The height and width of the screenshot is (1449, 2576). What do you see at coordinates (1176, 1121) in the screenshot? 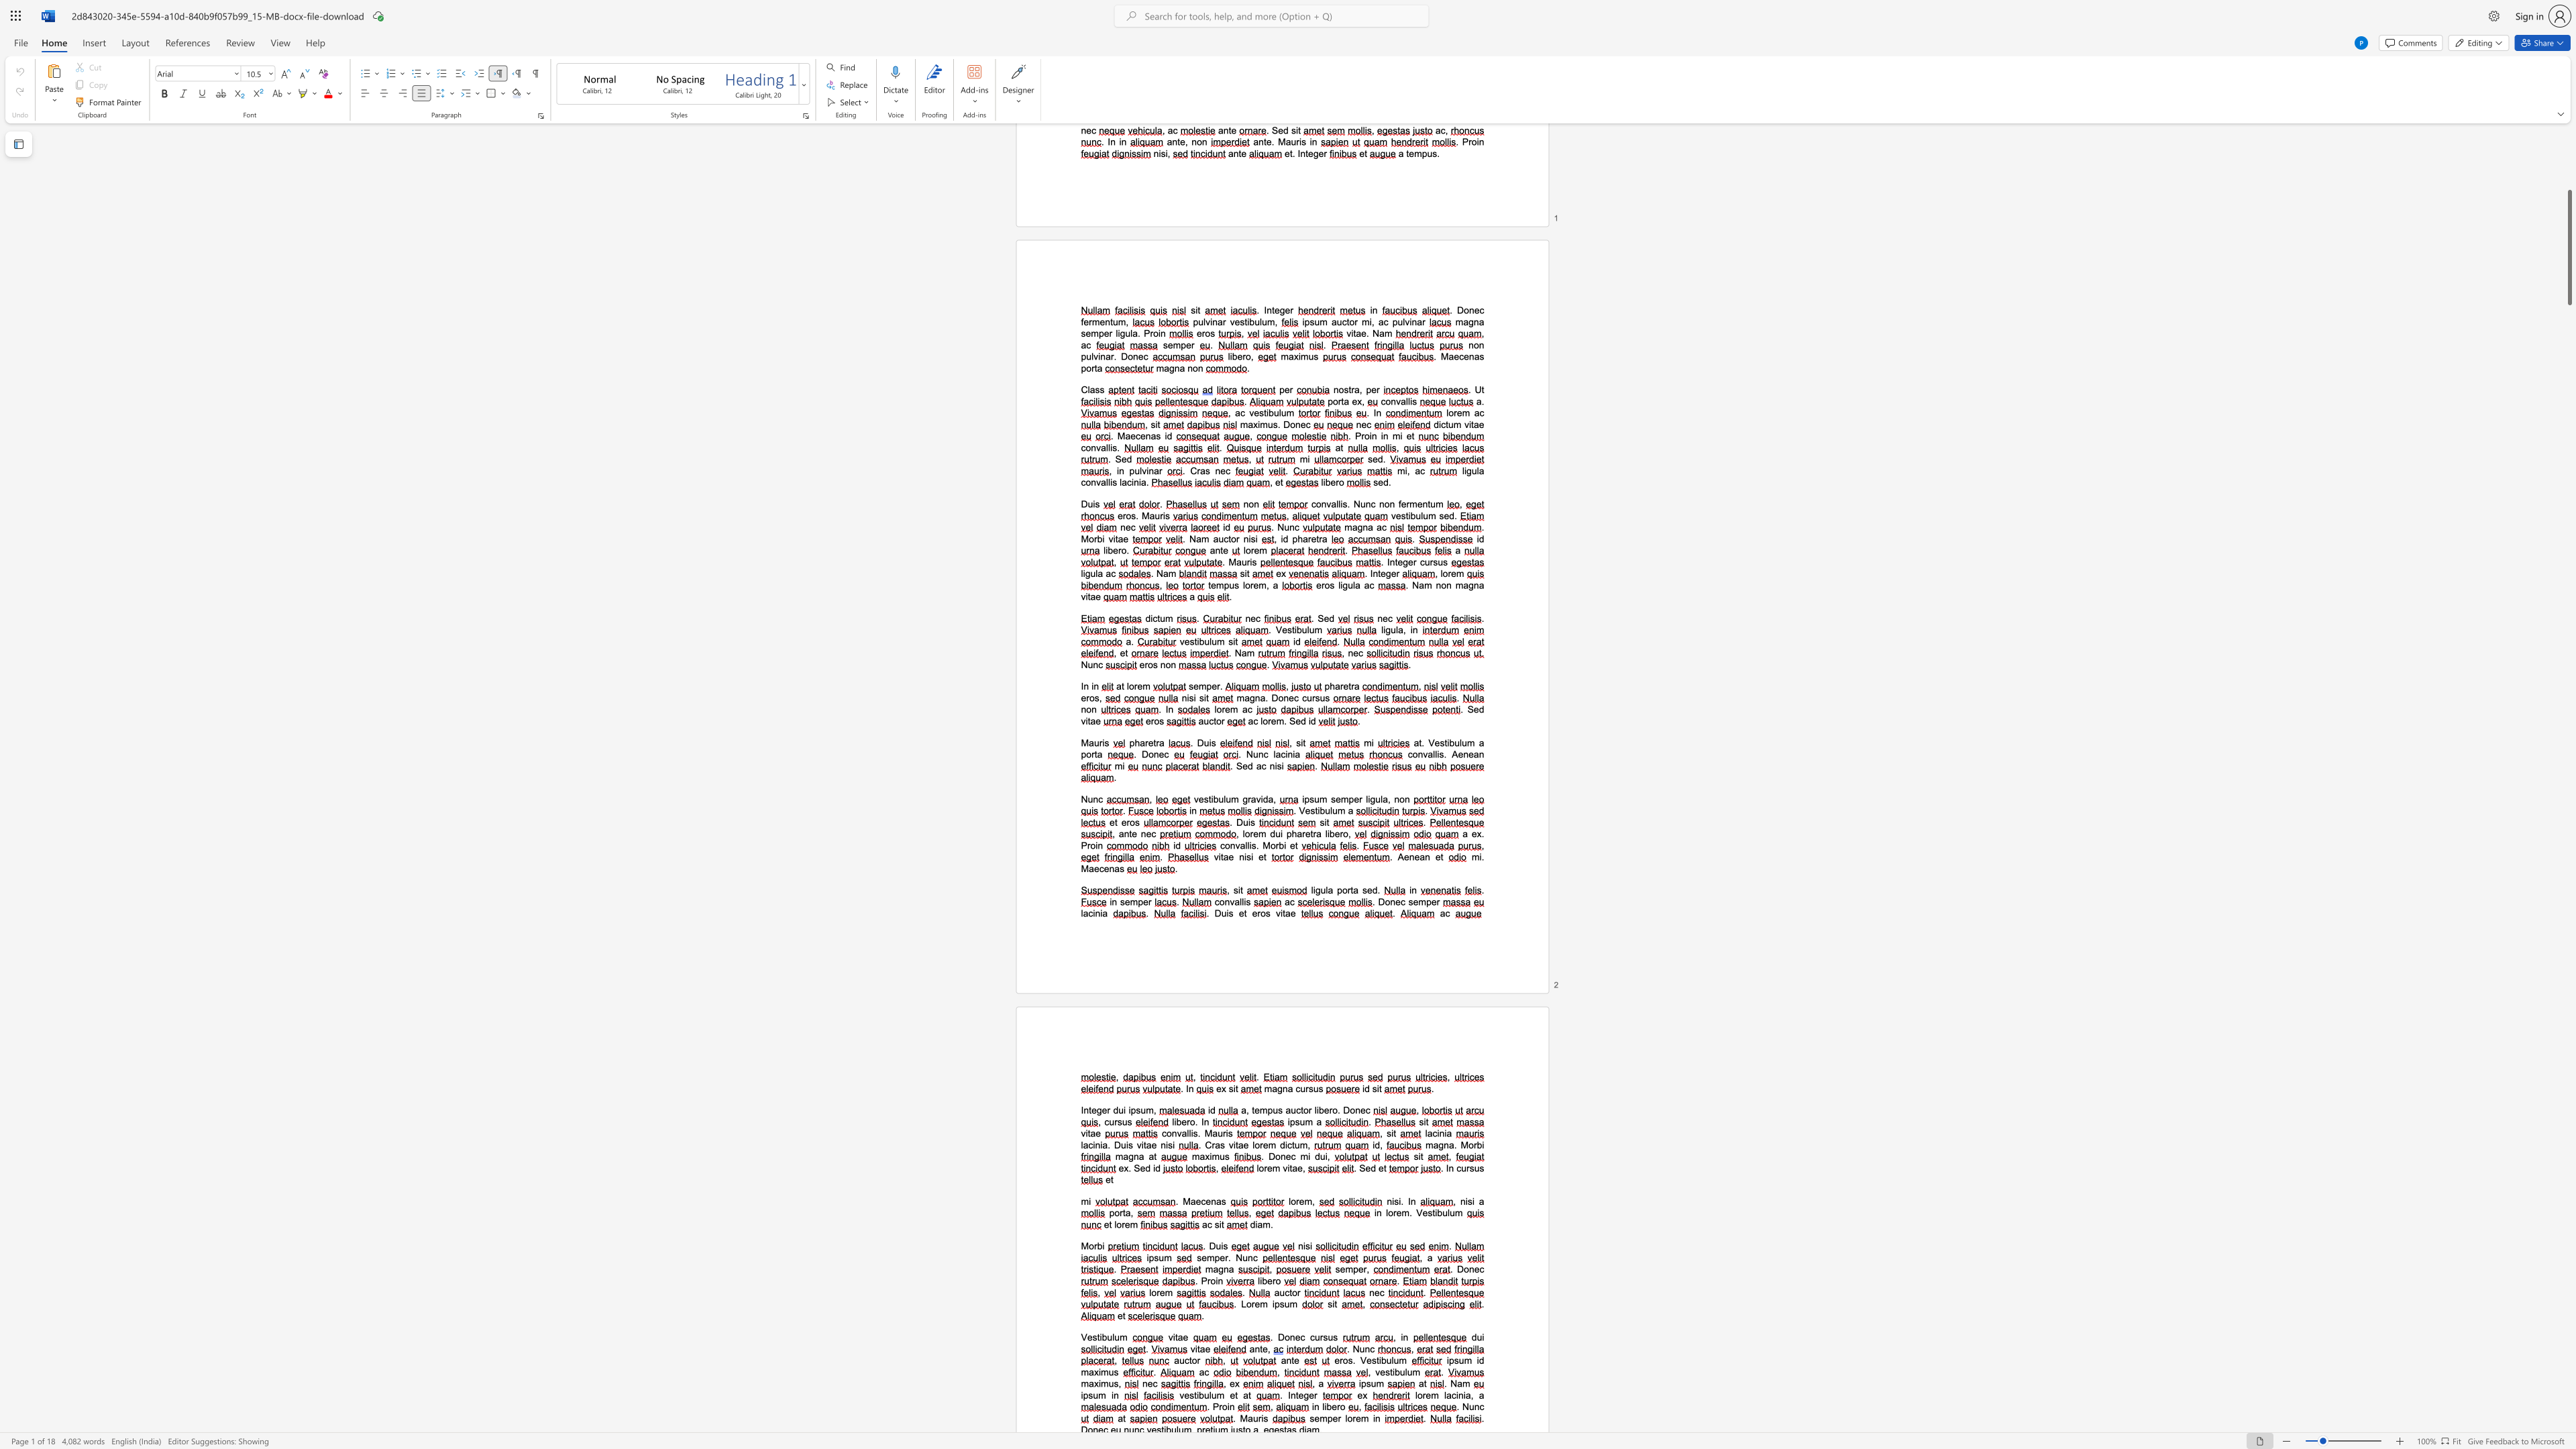
I see `the space between the continuous character "i" and "b" in the text` at bounding box center [1176, 1121].